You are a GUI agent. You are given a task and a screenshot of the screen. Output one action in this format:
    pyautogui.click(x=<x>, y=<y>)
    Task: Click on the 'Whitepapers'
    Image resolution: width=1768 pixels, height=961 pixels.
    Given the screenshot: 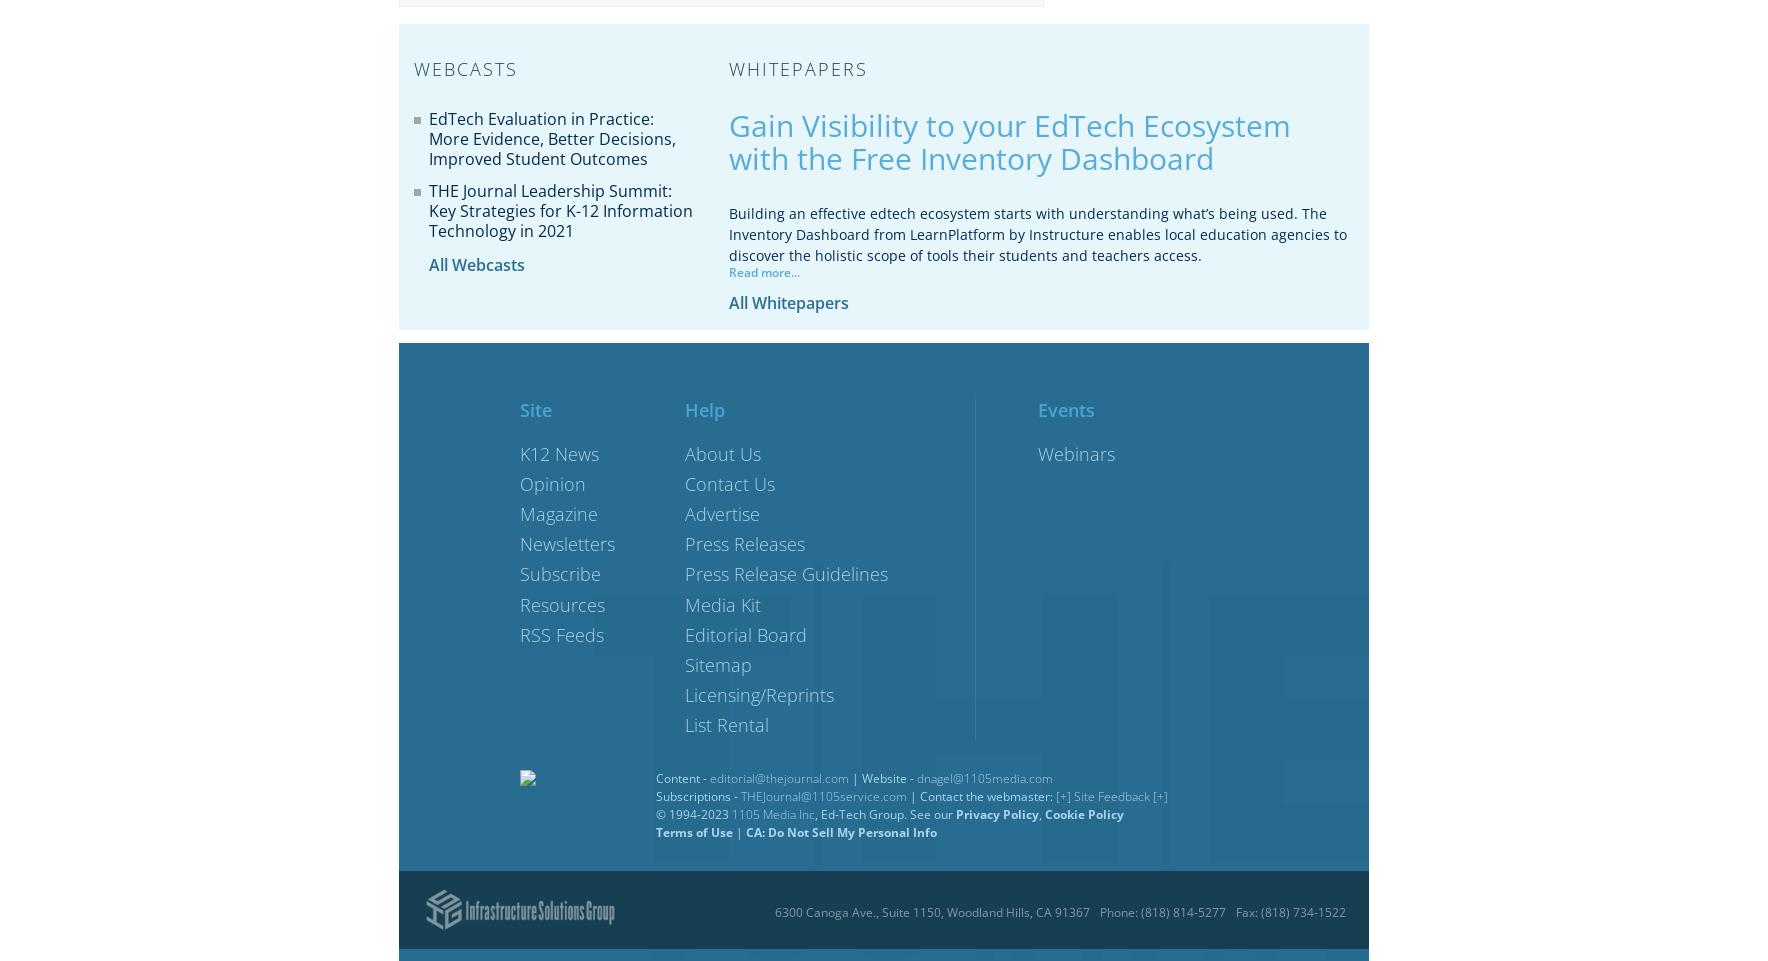 What is the action you would take?
    pyautogui.click(x=798, y=68)
    